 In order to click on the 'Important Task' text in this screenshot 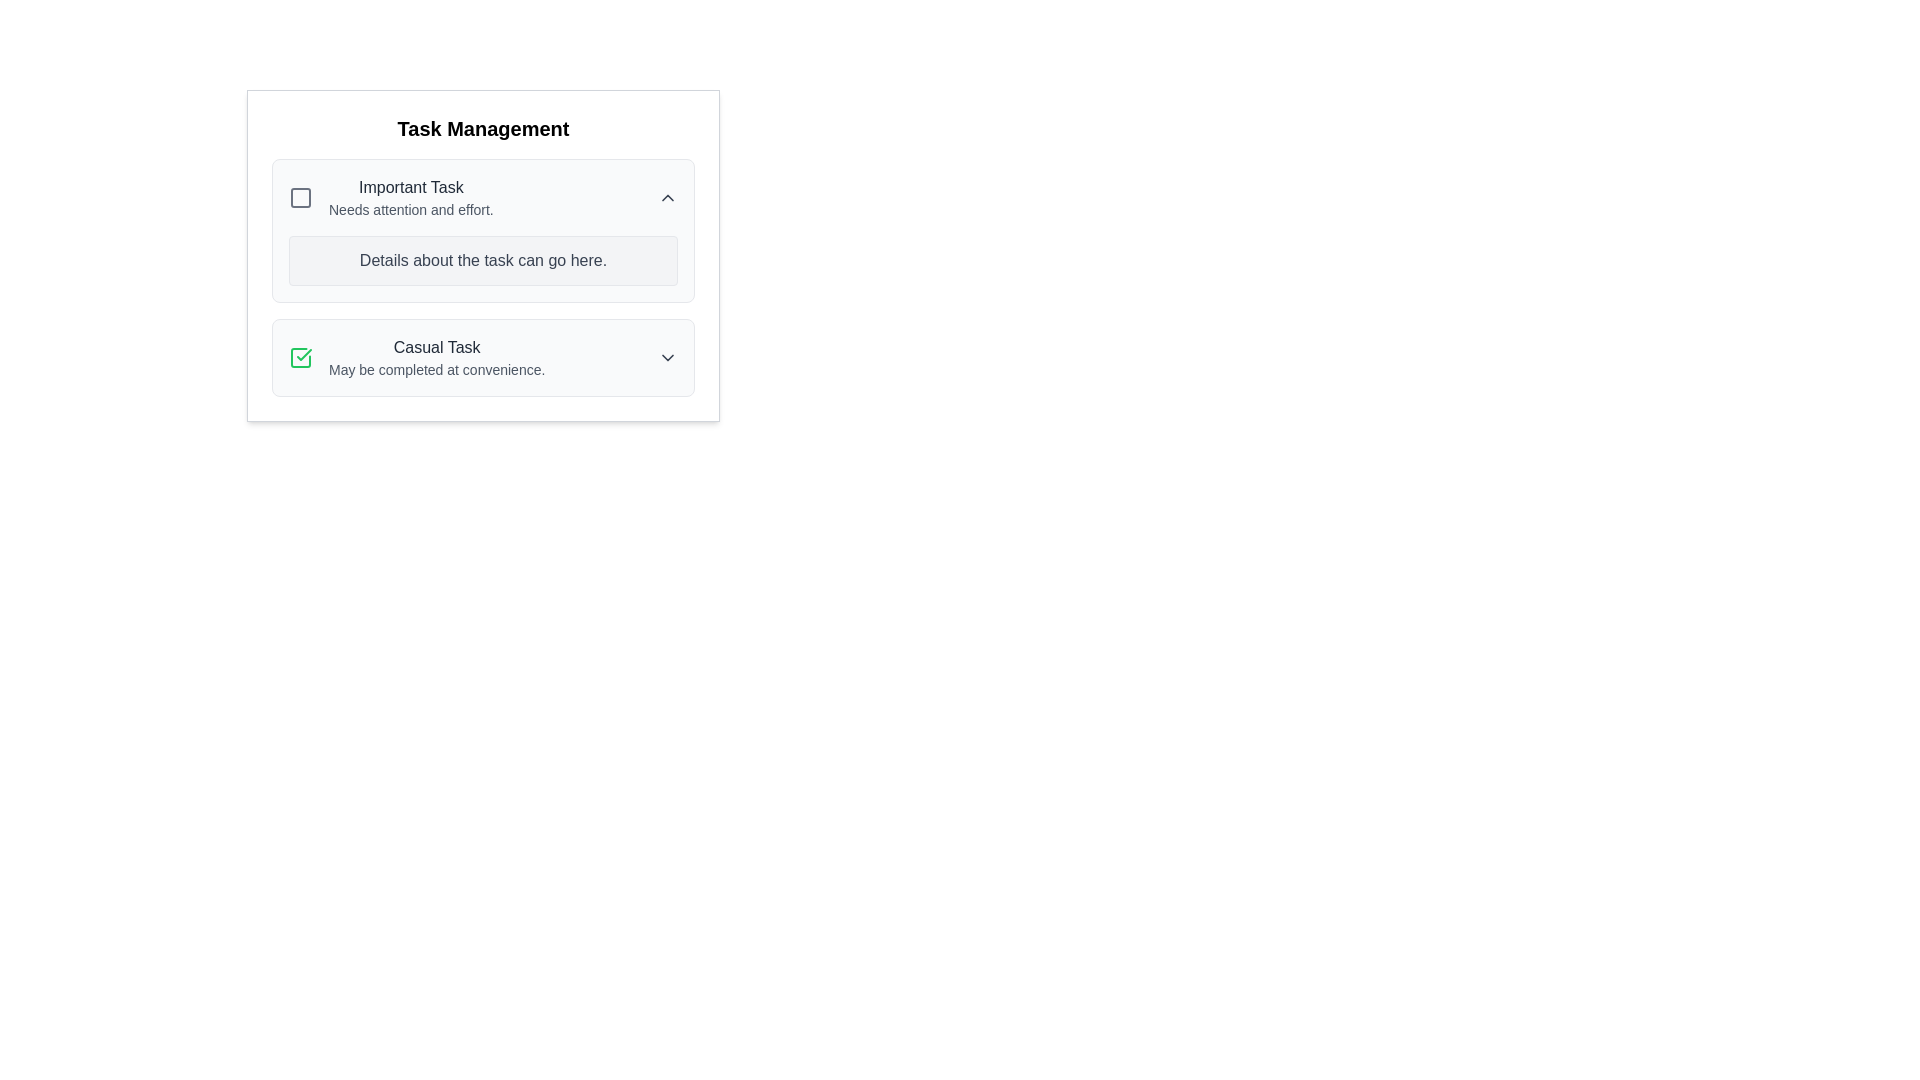, I will do `click(391, 197)`.